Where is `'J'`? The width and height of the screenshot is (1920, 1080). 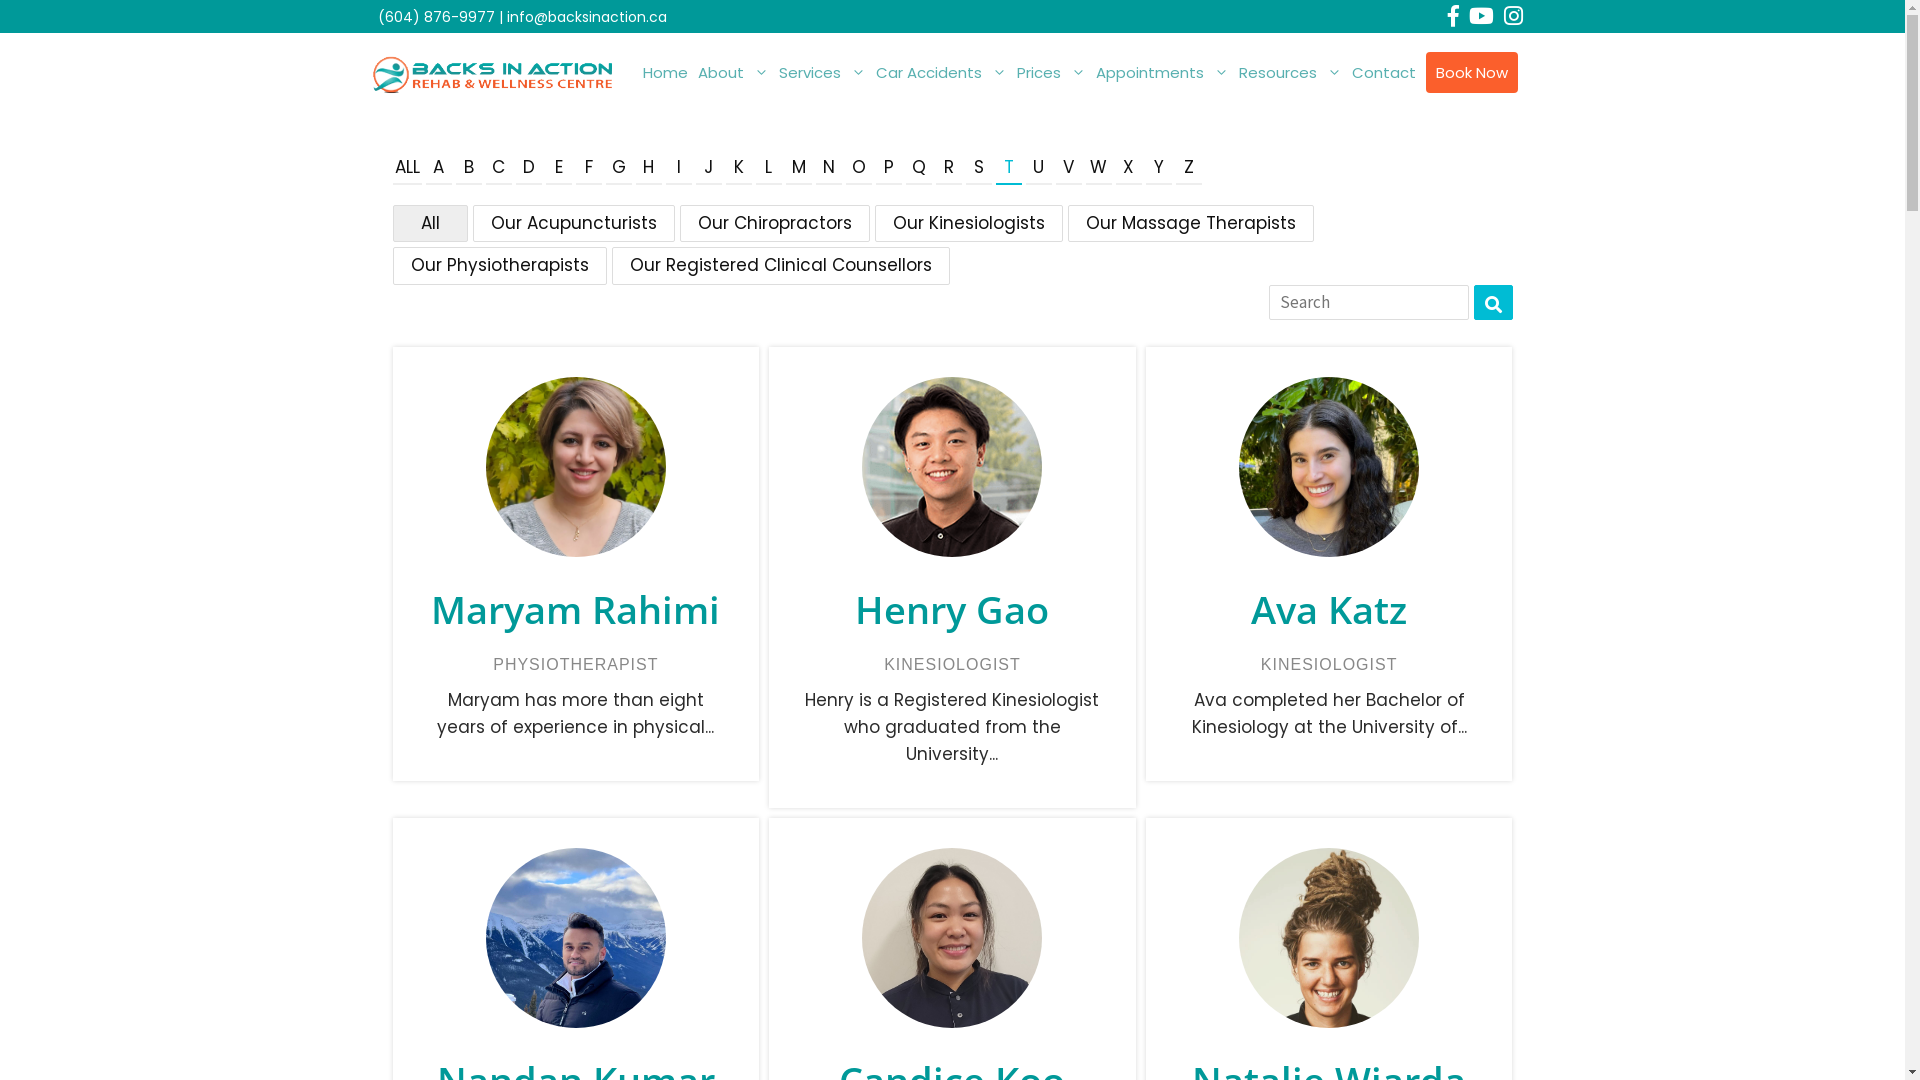 'J' is located at coordinates (709, 168).